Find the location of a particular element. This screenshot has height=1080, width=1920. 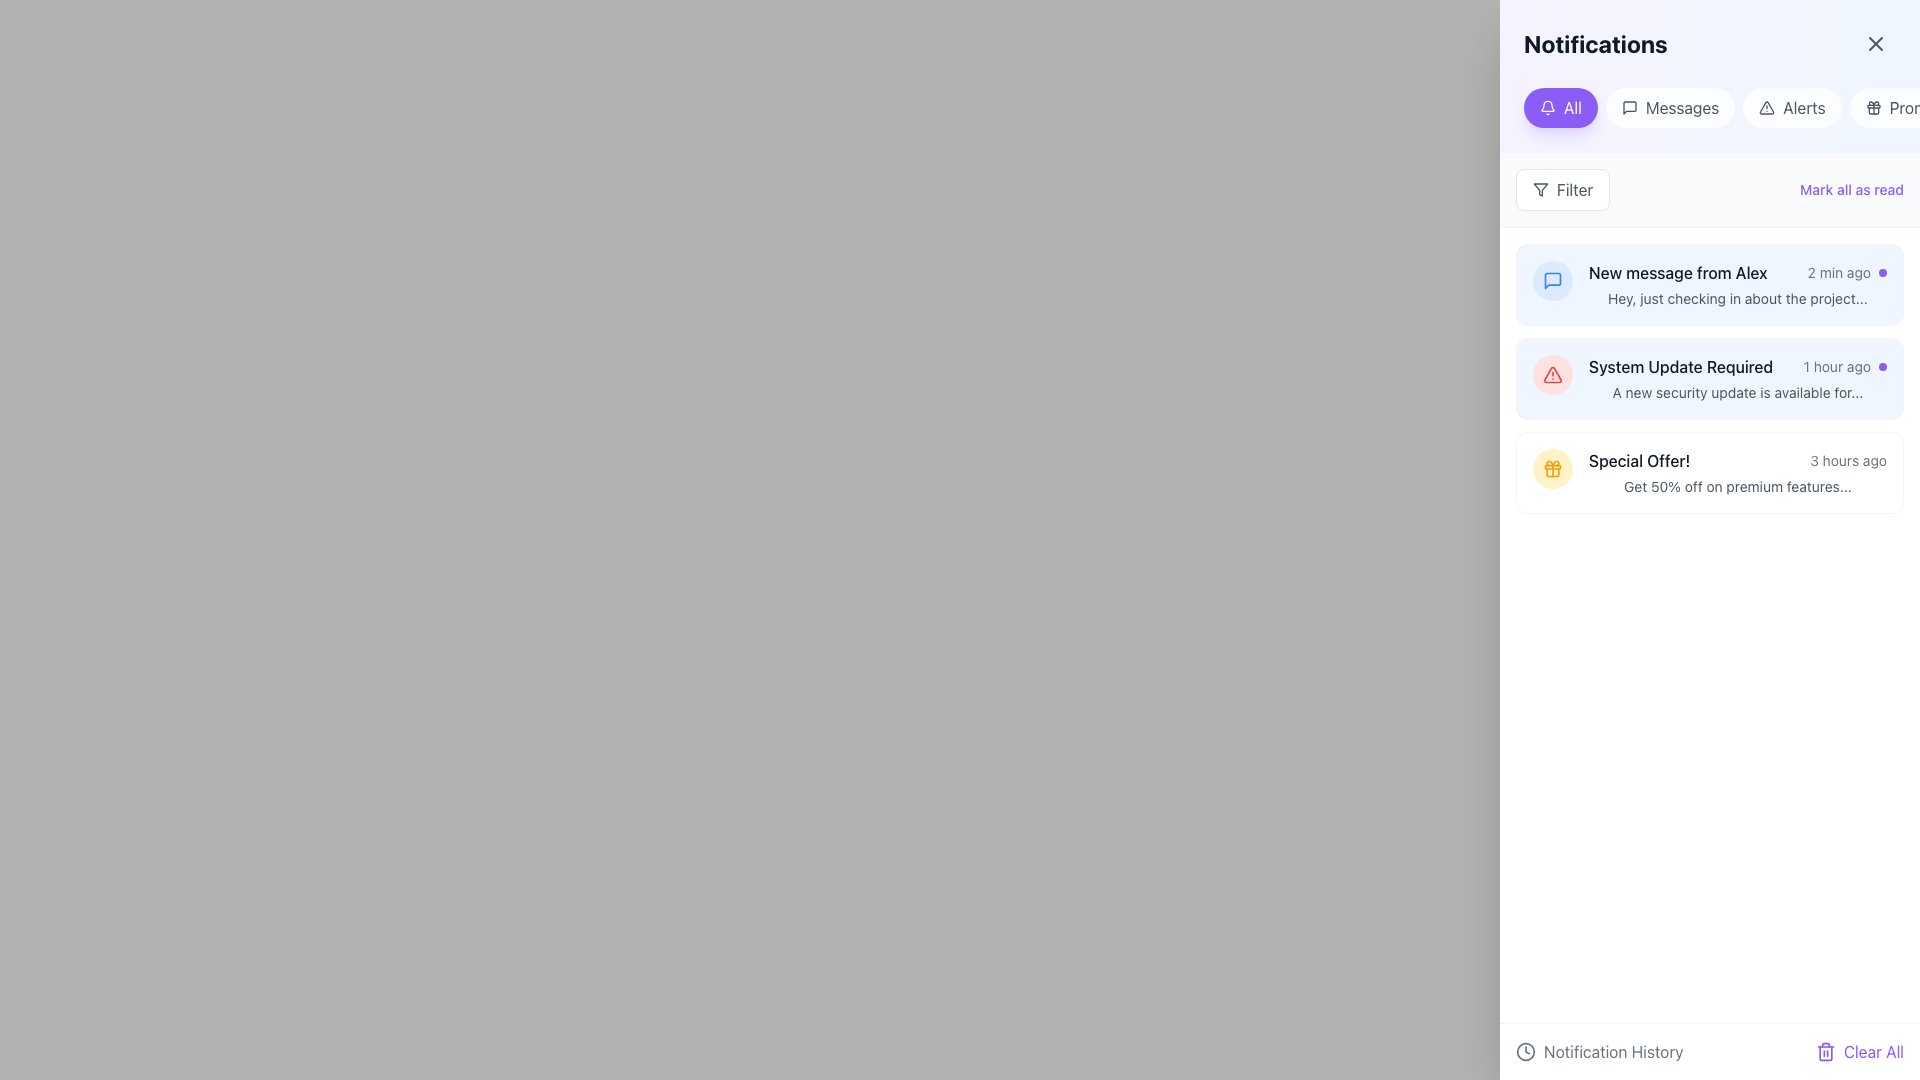

the notification icon for 'New message from Alex' located at the beginning of the notification list is located at coordinates (1552, 281).